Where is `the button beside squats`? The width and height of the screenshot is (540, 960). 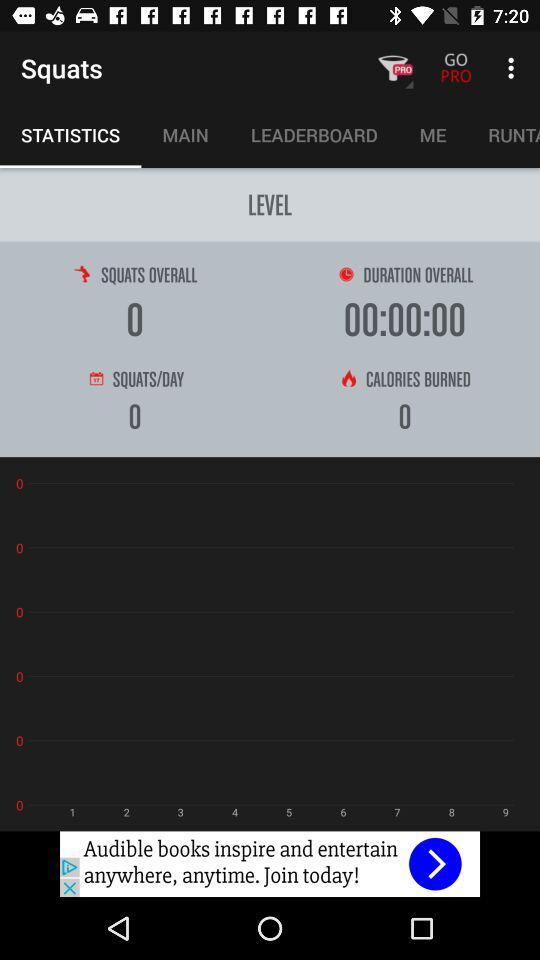
the button beside squats is located at coordinates (393, 68).